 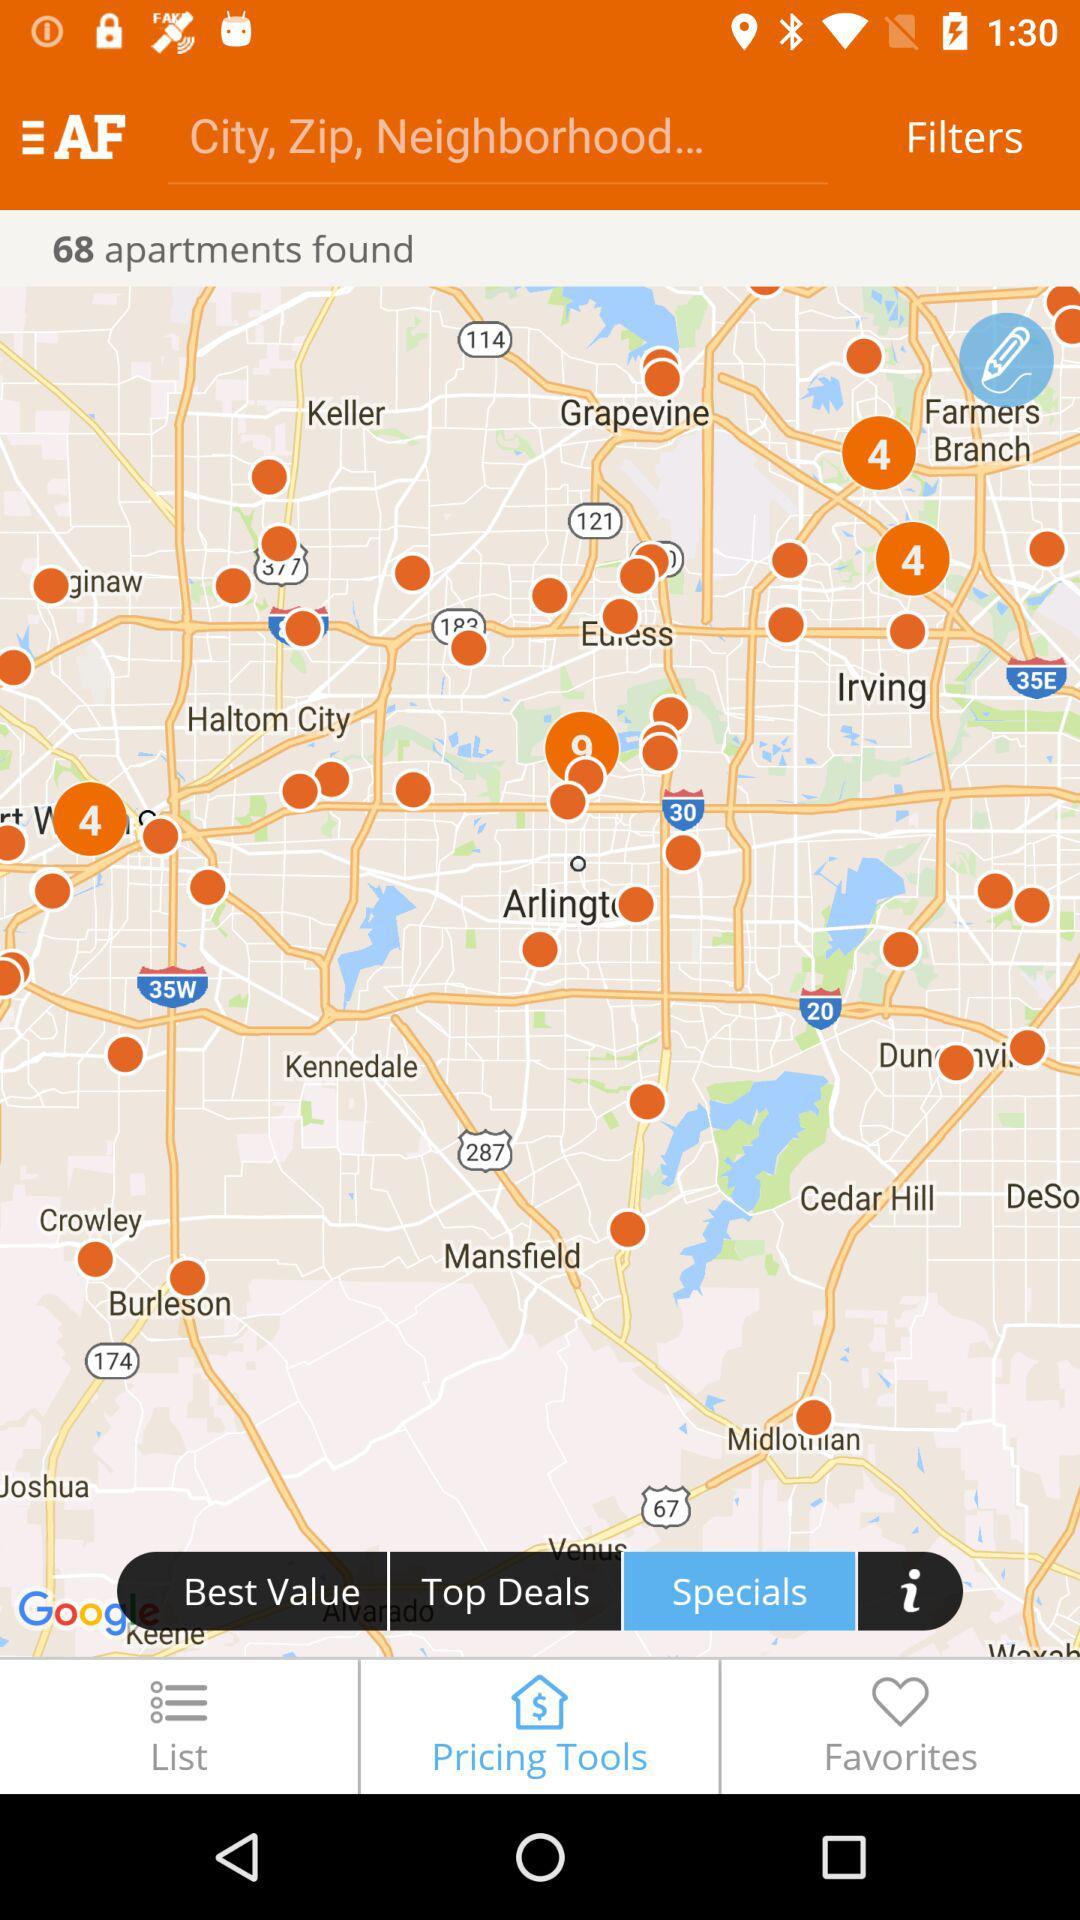 I want to click on the icon above the pricing tools icon, so click(x=739, y=1590).